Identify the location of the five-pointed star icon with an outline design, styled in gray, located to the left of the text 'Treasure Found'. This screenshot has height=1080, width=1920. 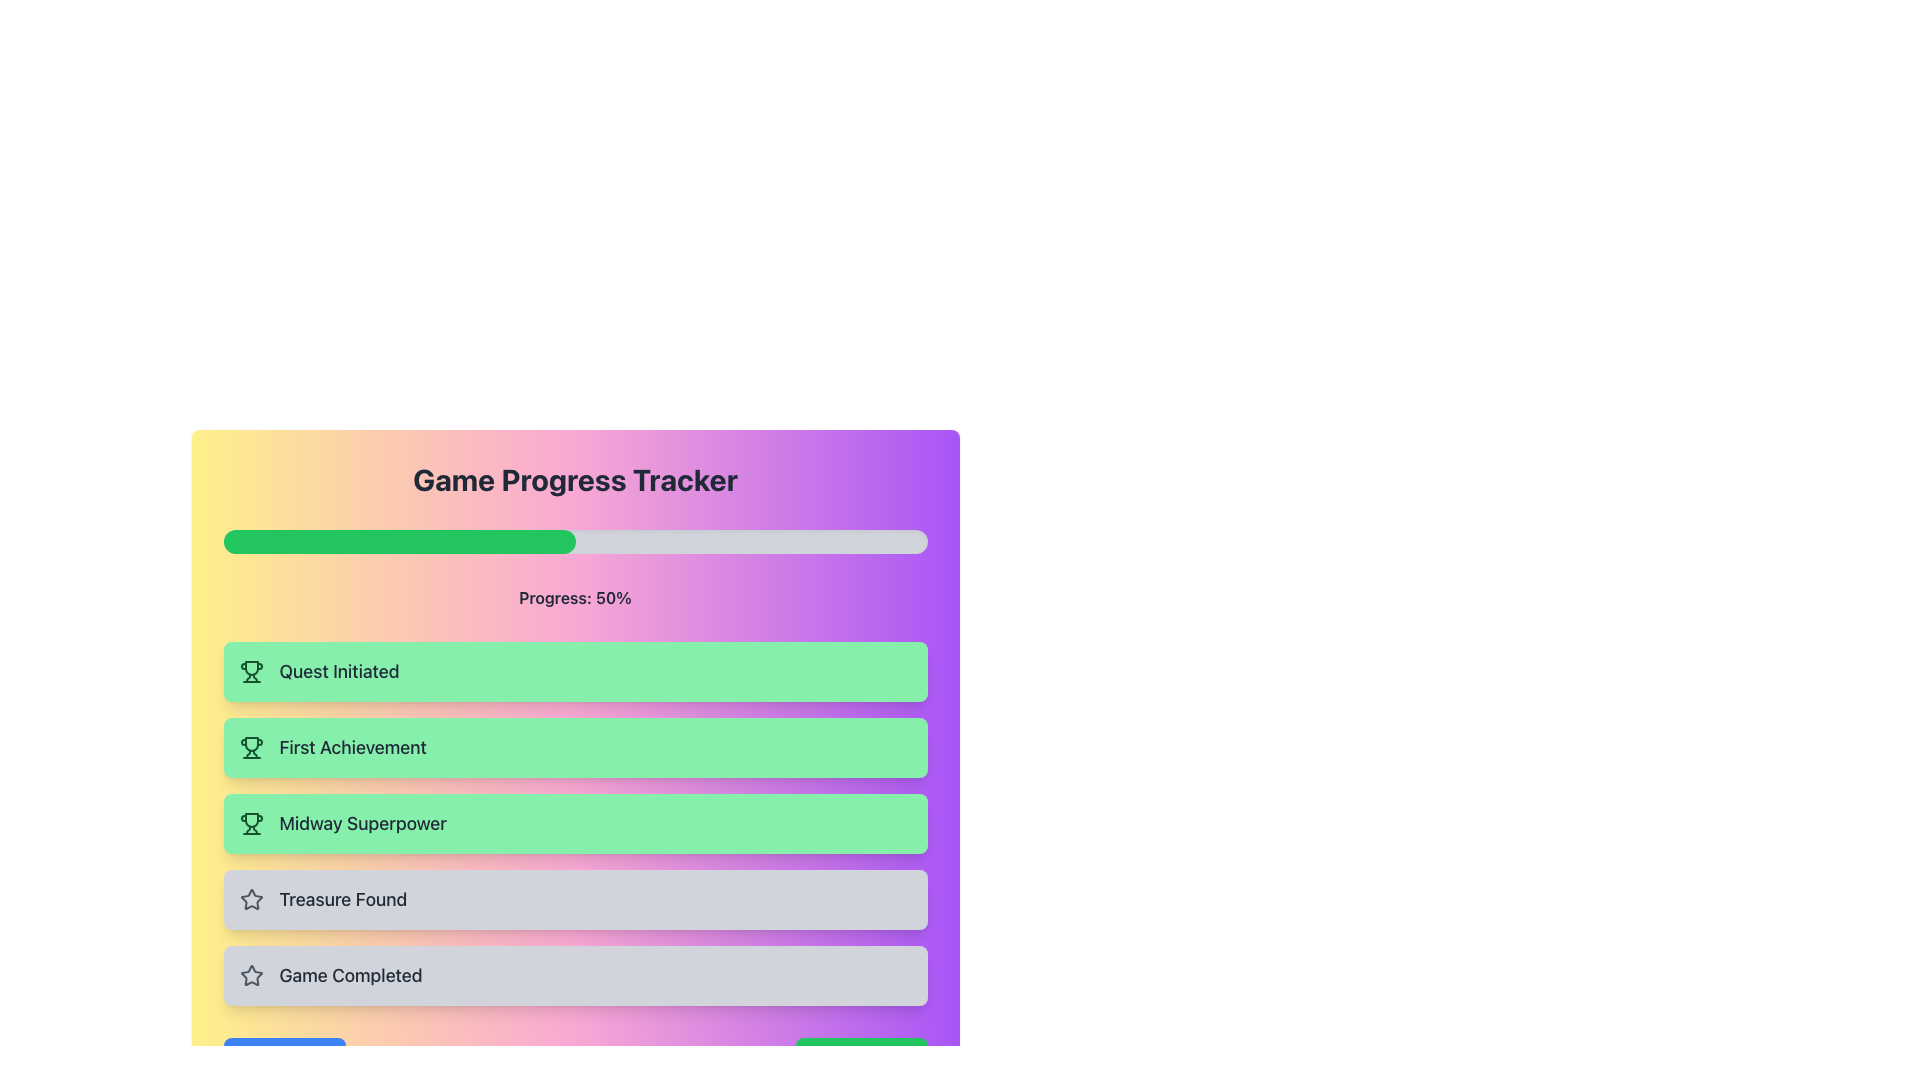
(250, 898).